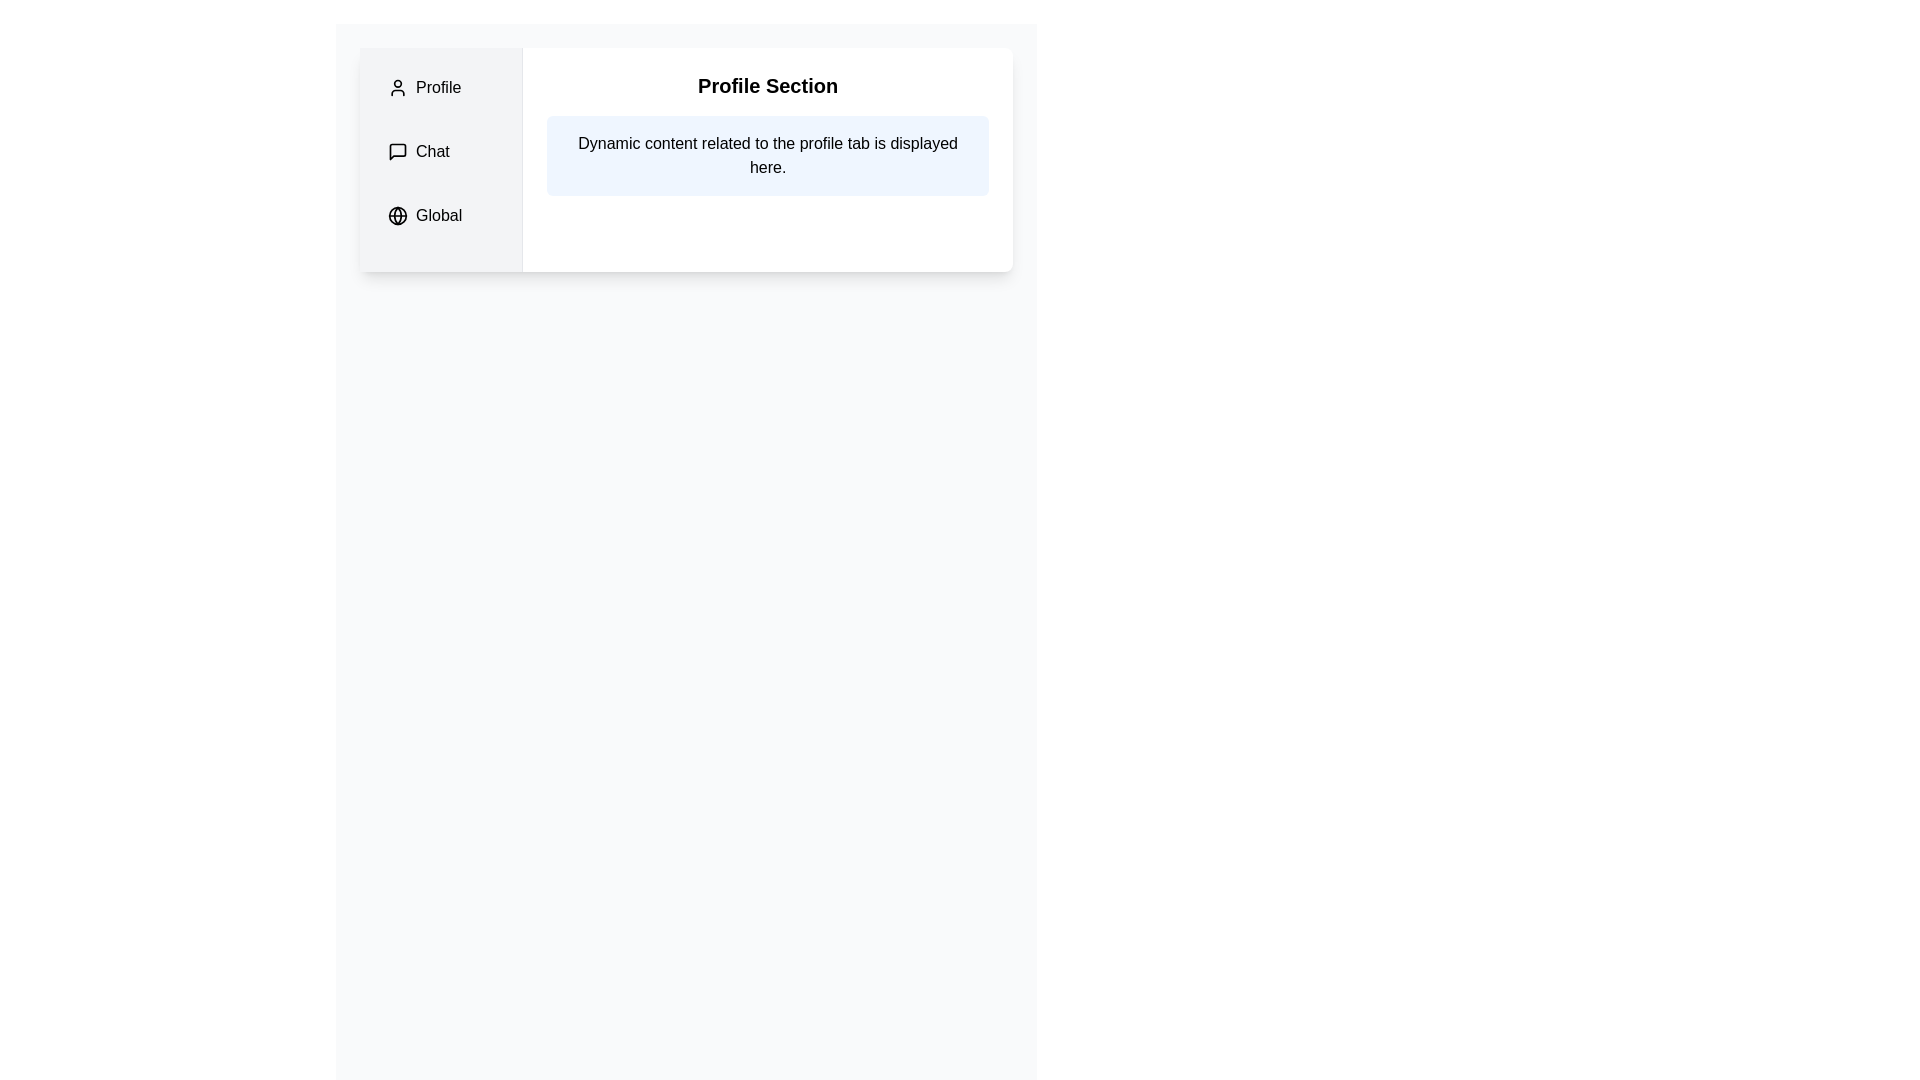 The width and height of the screenshot is (1920, 1080). I want to click on the 'Chat' static text label located in the second row of the vertical navigation menu, next to the speech bubble icon under the 'Profile' section, so click(431, 150).